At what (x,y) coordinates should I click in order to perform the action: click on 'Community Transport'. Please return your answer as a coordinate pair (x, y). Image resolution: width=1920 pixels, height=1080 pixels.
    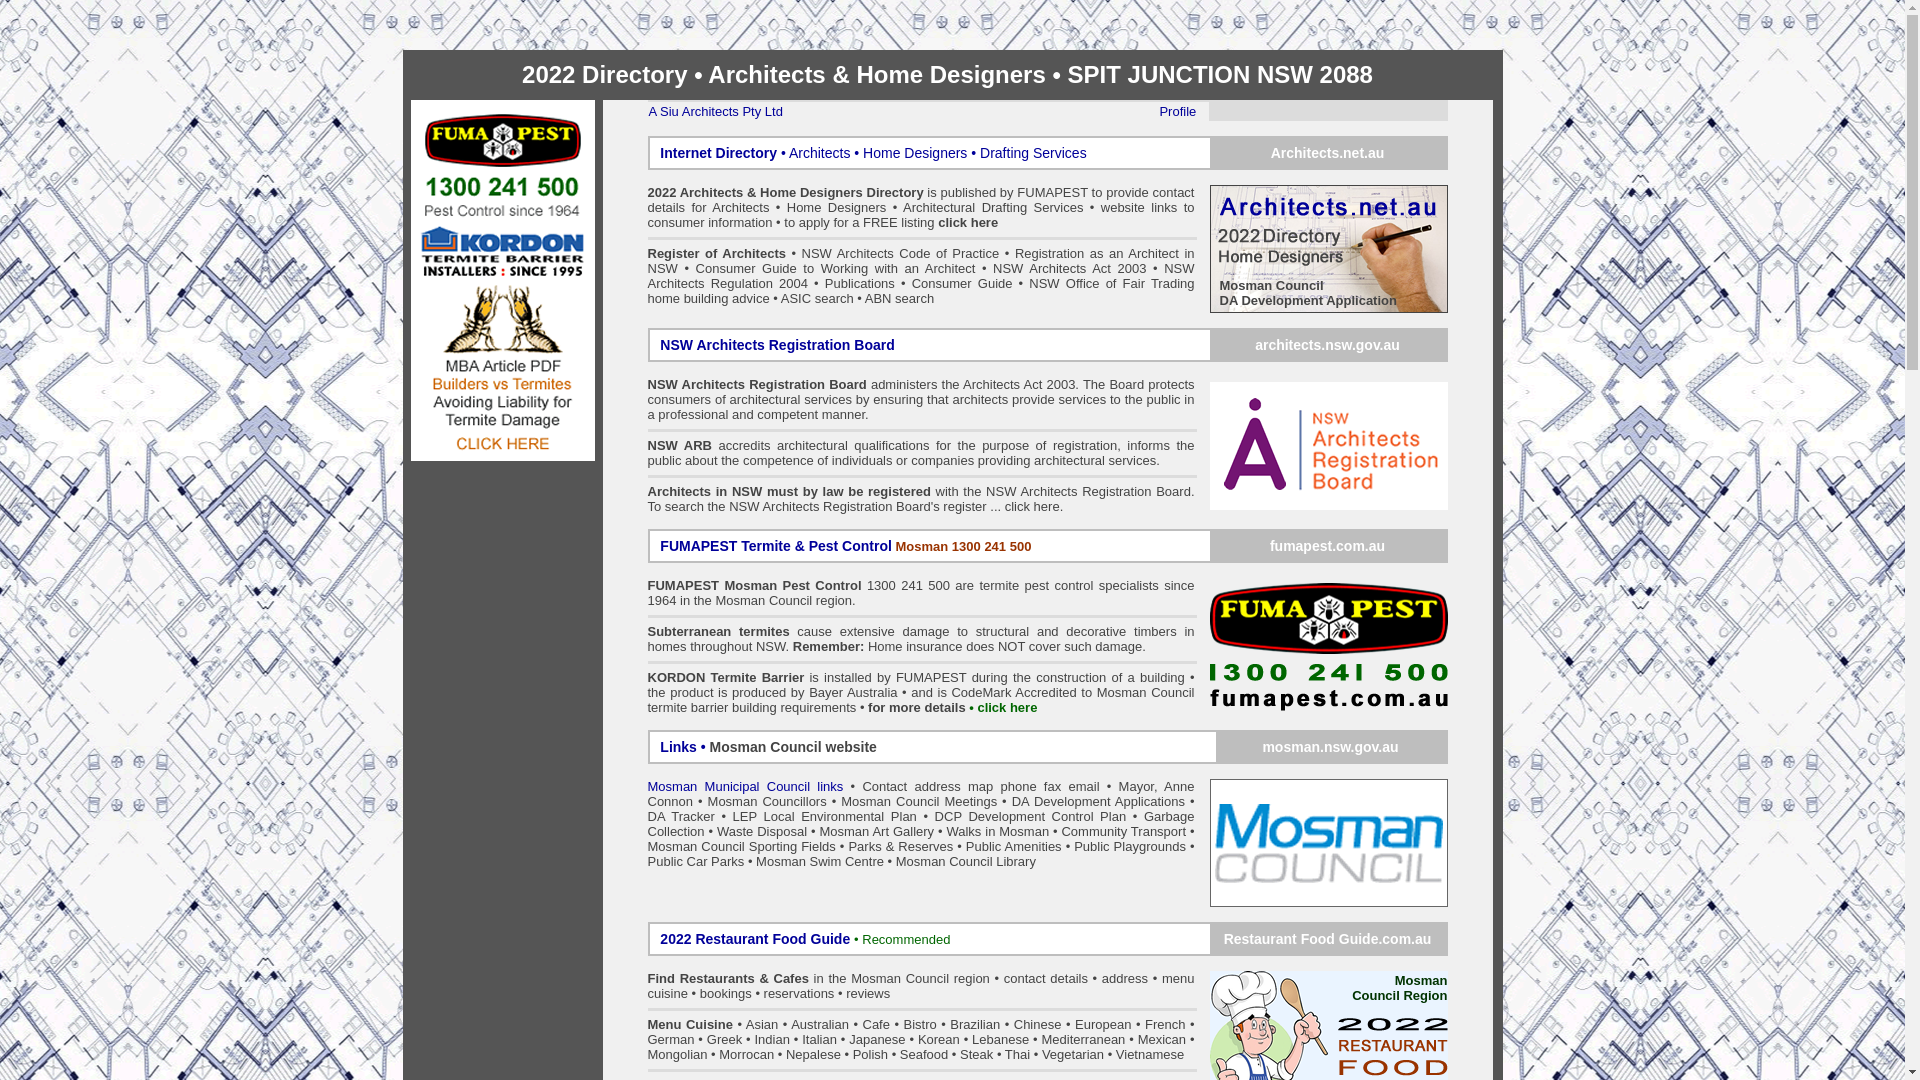
    Looking at the image, I should click on (1059, 831).